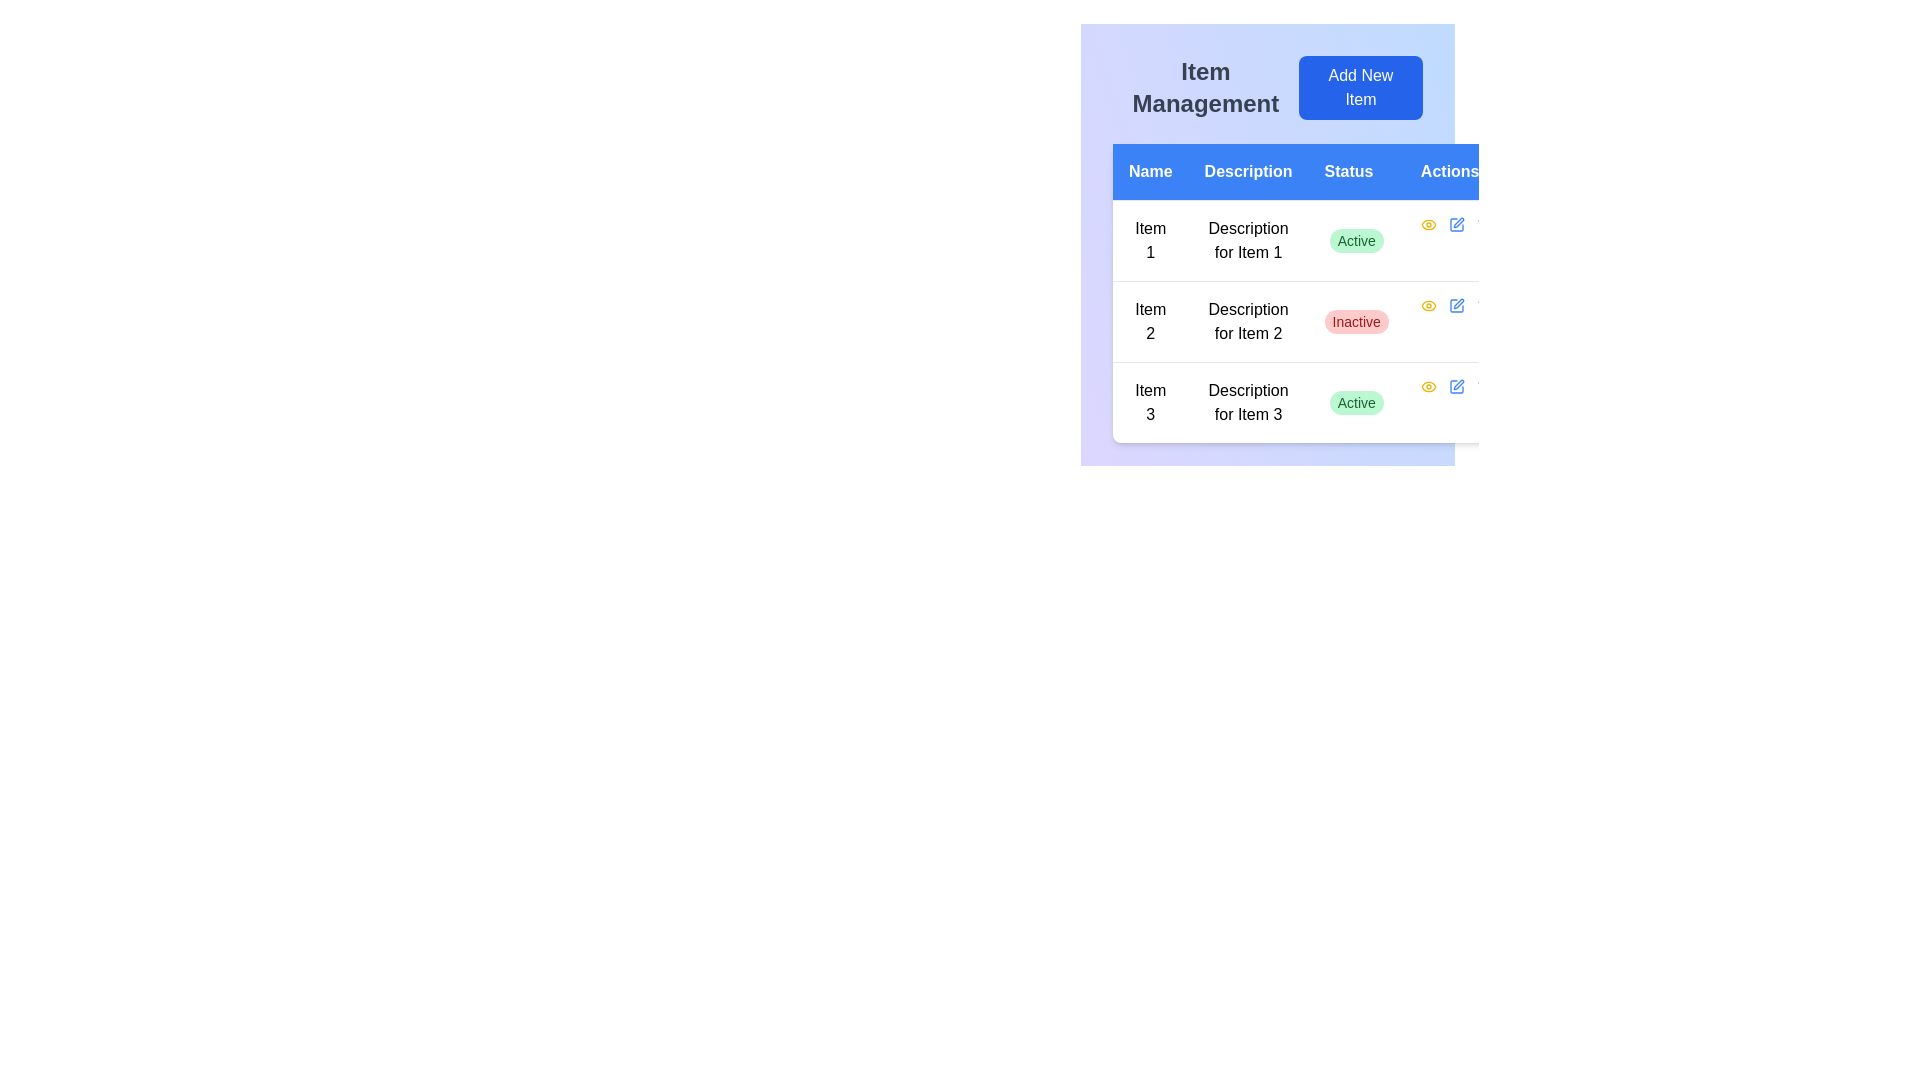  Describe the element at coordinates (1150, 401) in the screenshot. I see `the 'Item 3' text label, which is a clean and minimalist styled text element displaying 'Item' on the first line and '3' on the second, located in the third row under the 'Name' column` at that location.